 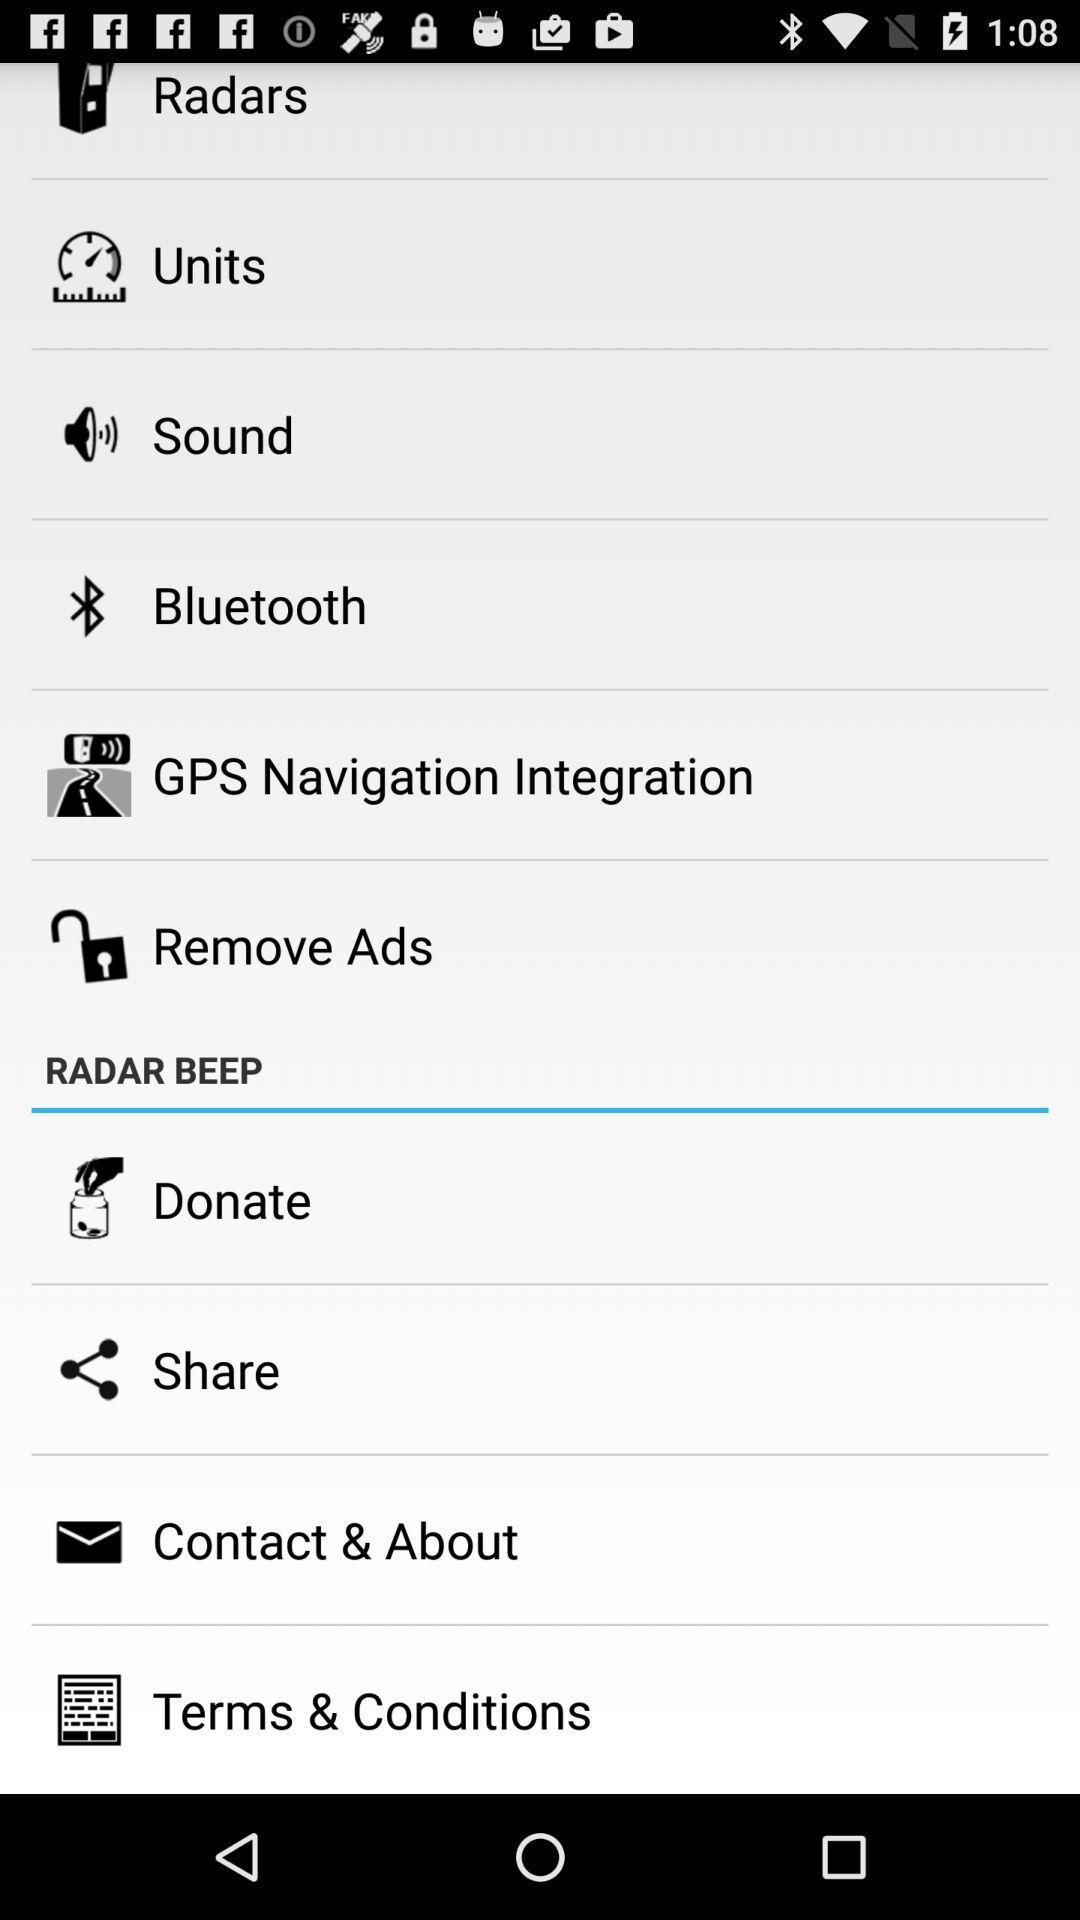 I want to click on the message icon from the bottom of the page, so click(x=87, y=1539).